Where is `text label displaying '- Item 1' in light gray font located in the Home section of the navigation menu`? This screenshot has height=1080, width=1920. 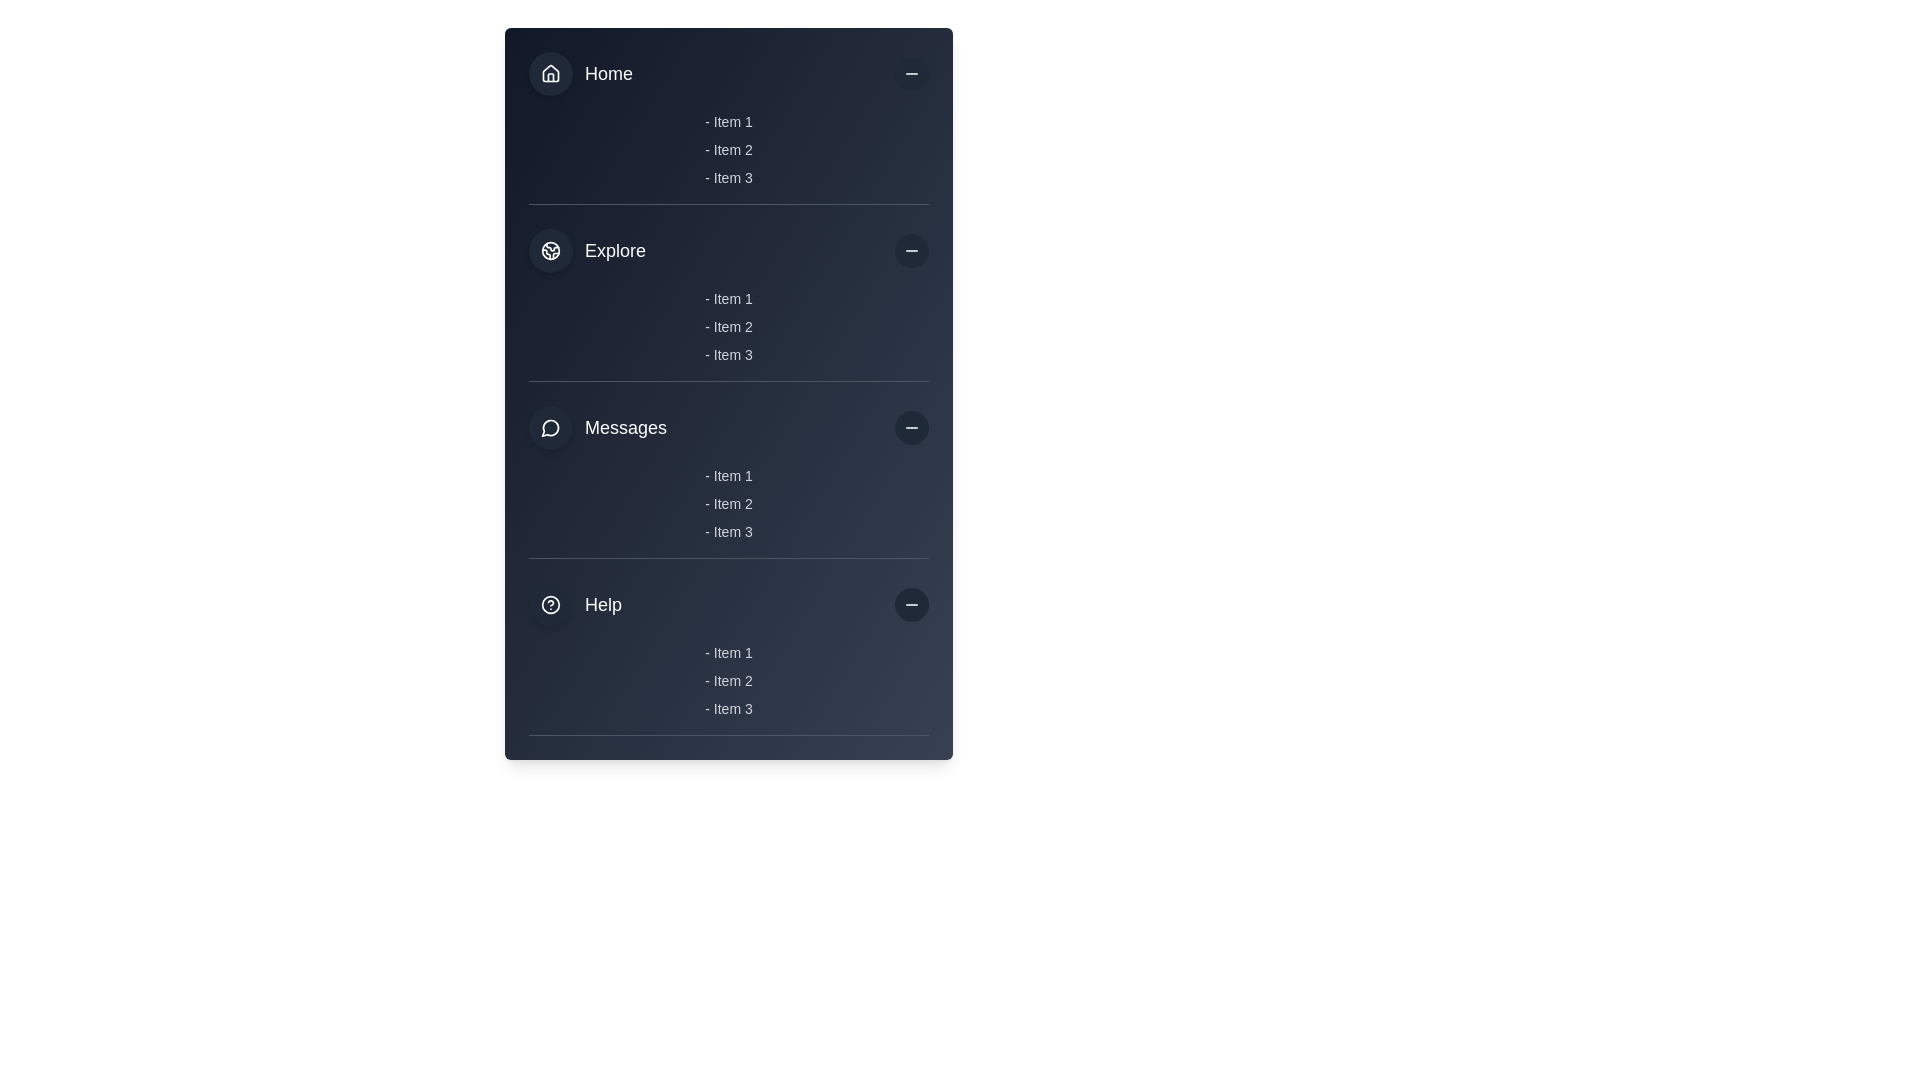 text label displaying '- Item 1' in light gray font located in the Home section of the navigation menu is located at coordinates (728, 122).